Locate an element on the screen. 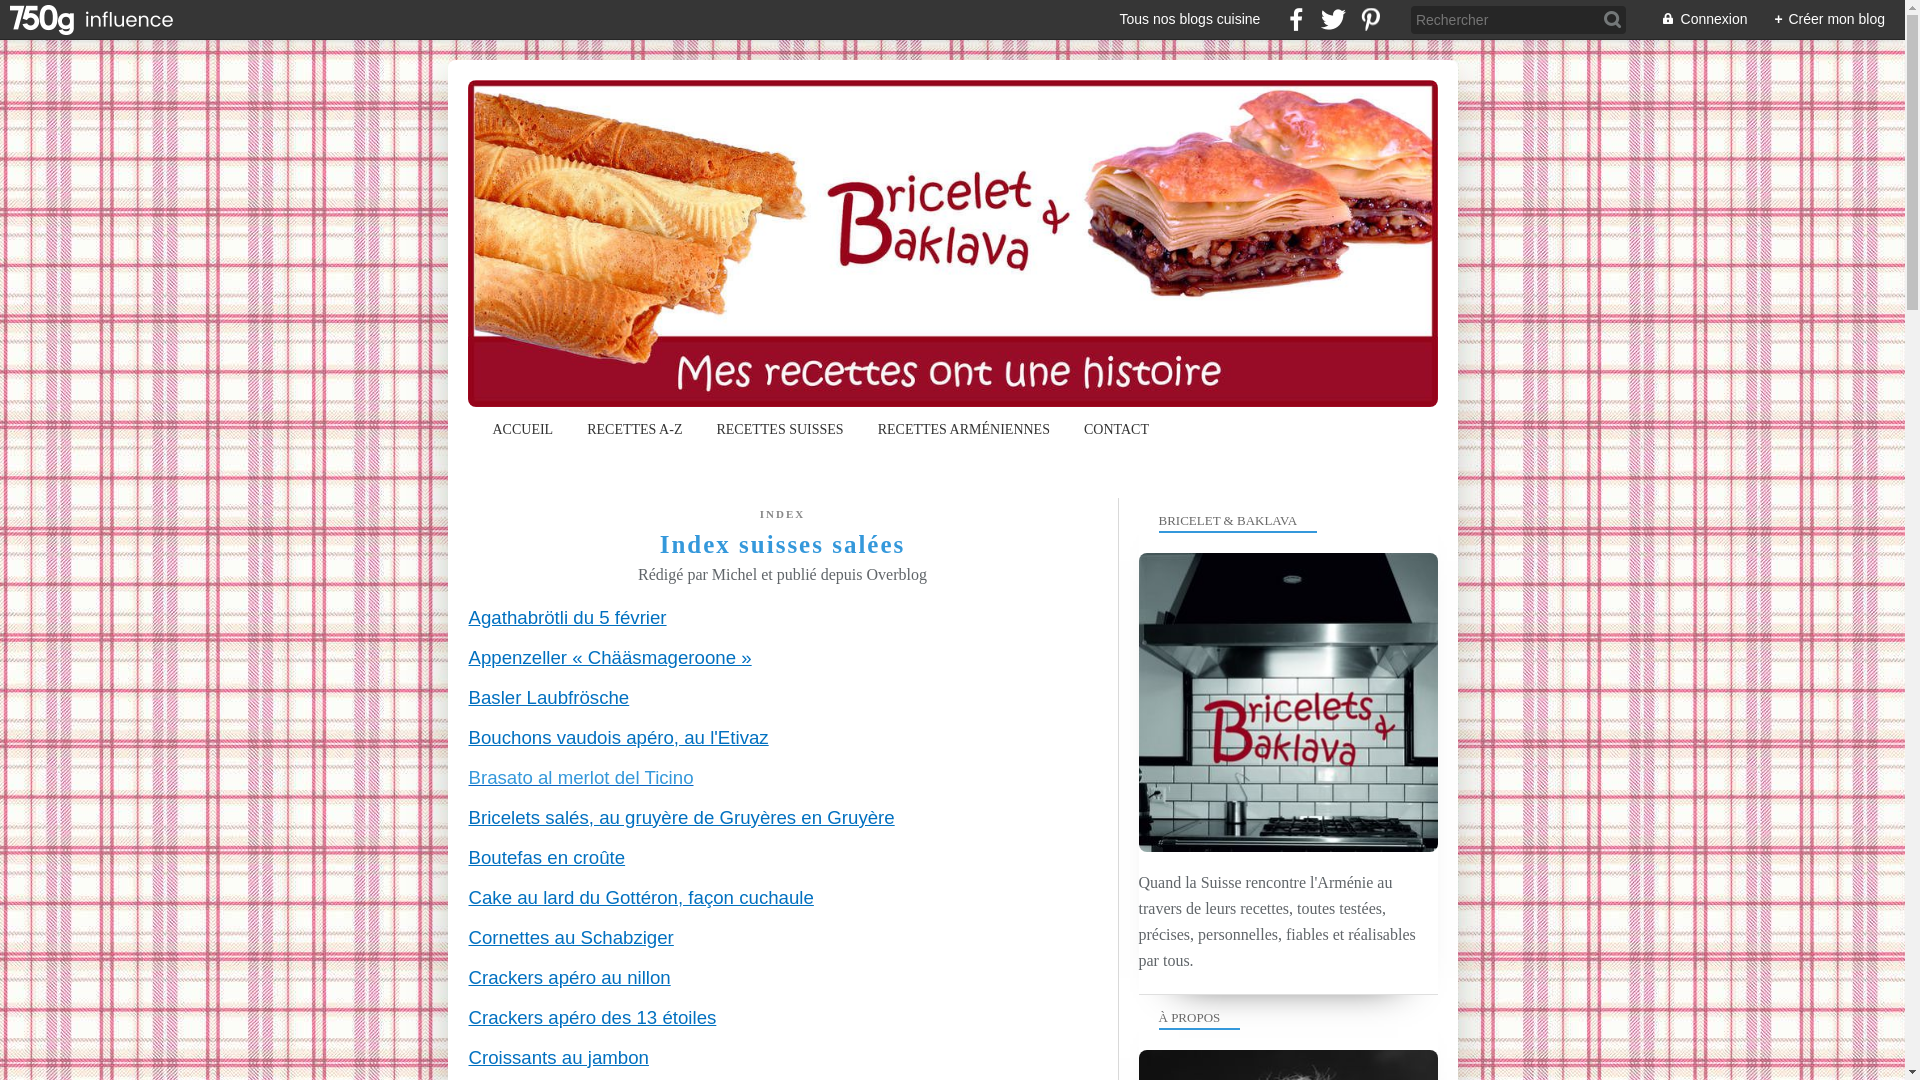 The width and height of the screenshot is (1920, 1080). 'Tous nos blogs cuisine' is located at coordinates (1117, 19).